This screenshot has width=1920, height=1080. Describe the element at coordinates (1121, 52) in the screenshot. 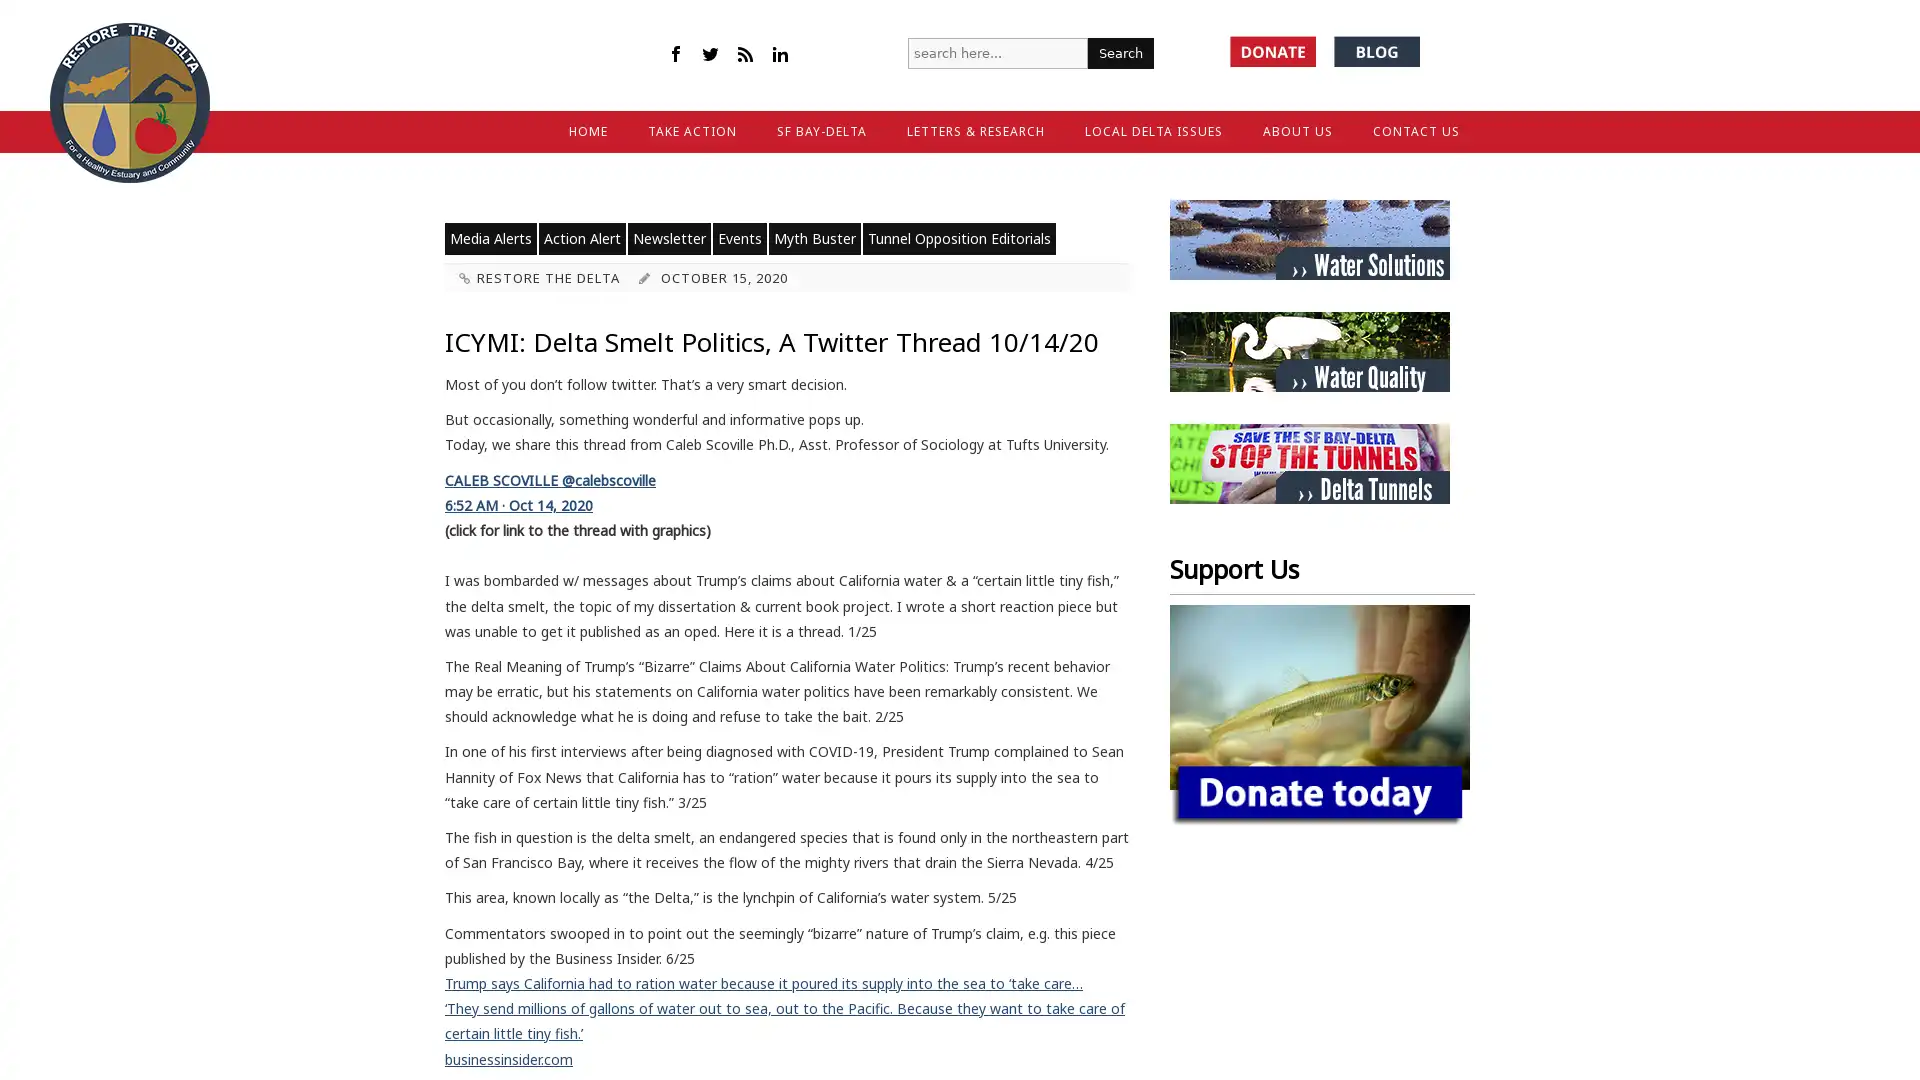

I see `Search` at that location.